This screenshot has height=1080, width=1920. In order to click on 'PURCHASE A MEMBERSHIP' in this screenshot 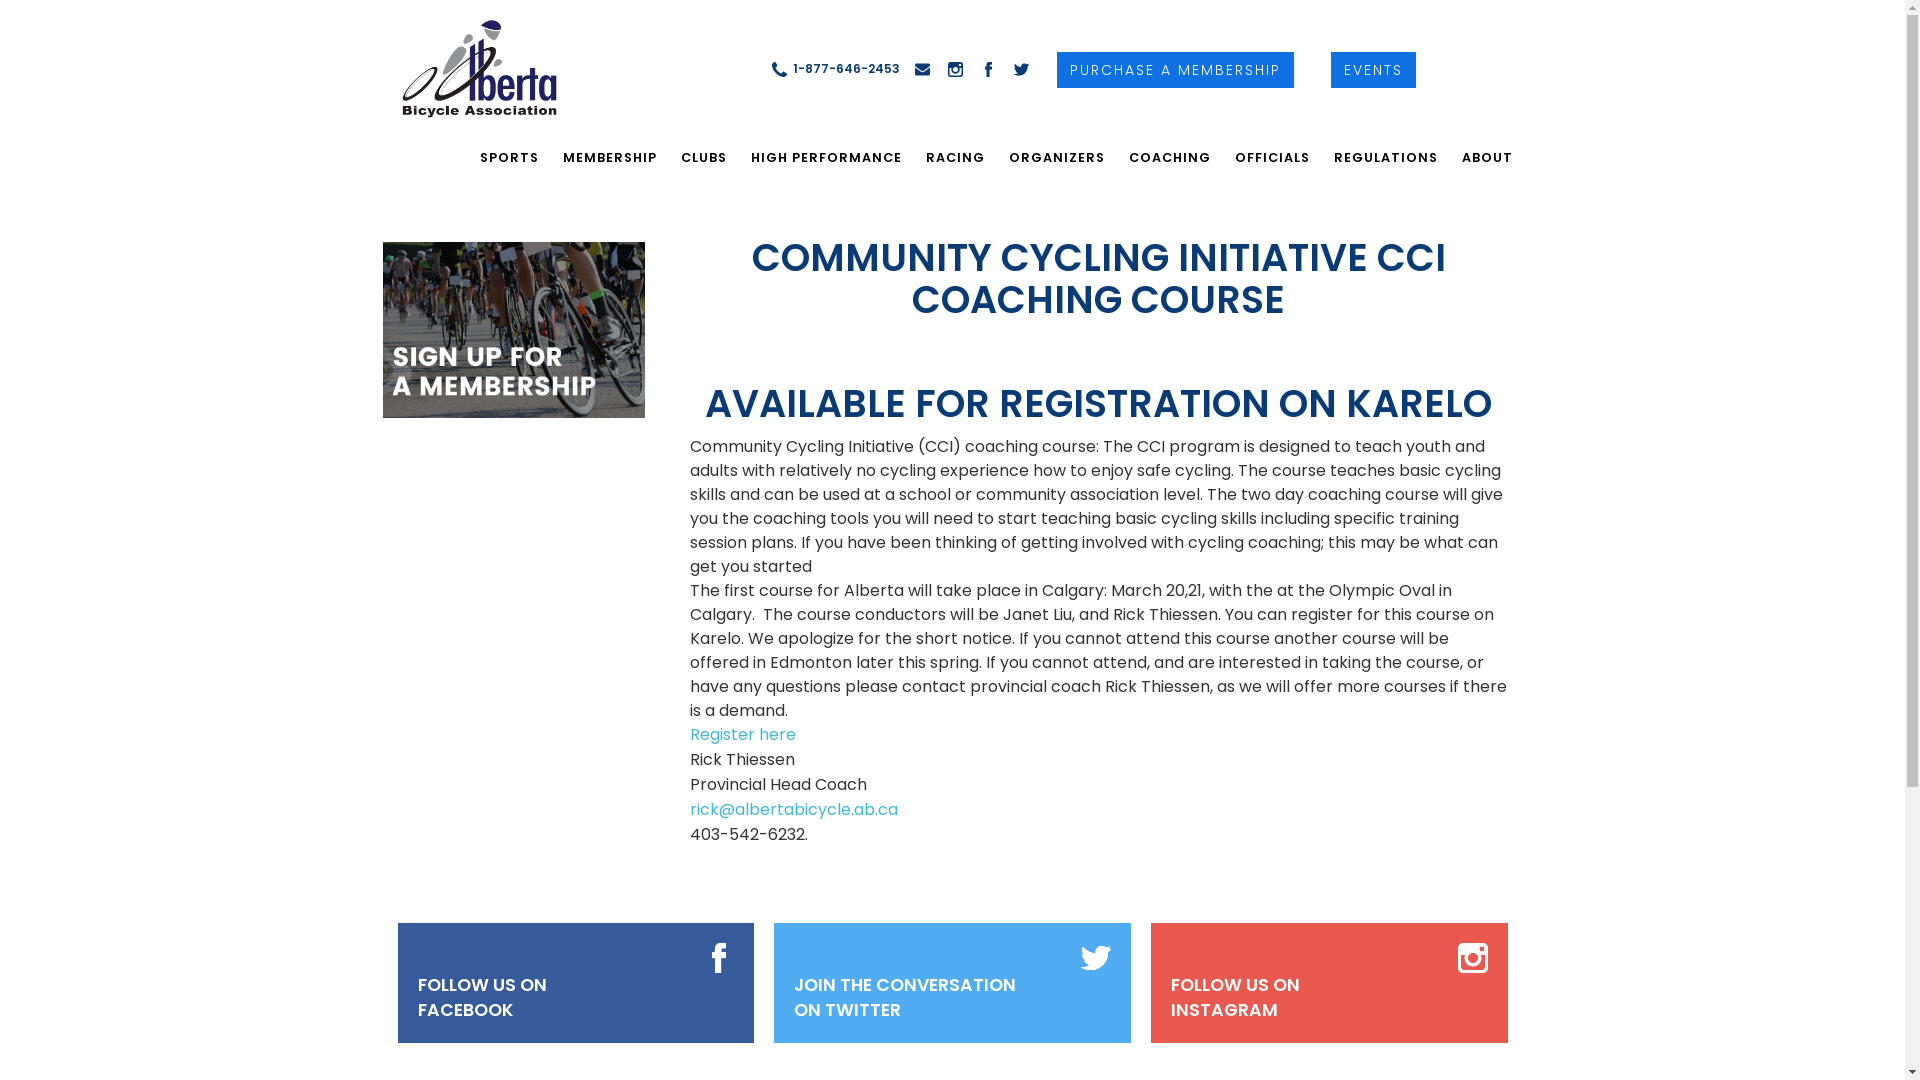, I will do `click(1175, 68)`.